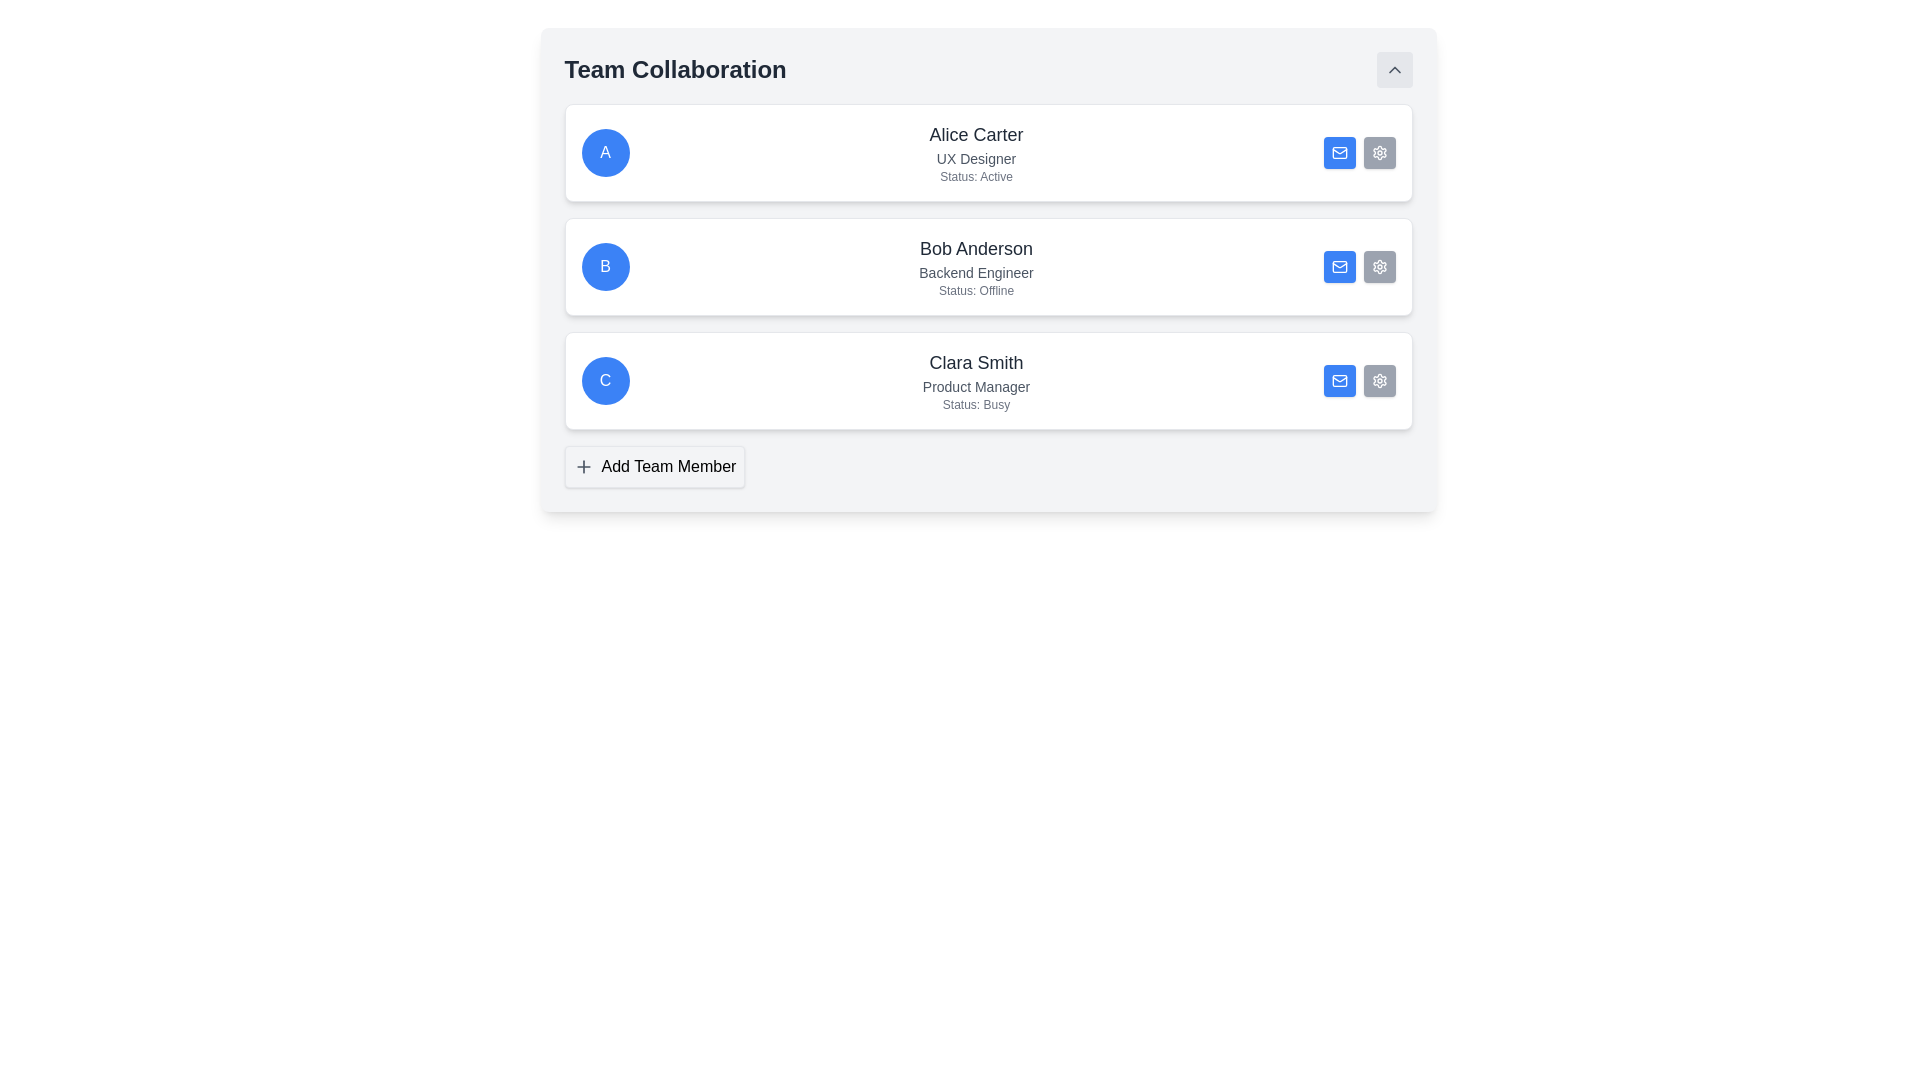 The image size is (1920, 1080). What do you see at coordinates (1339, 381) in the screenshot?
I see `the blue button with a white mail icon located to the left of the gray settings button in the bottom row of team members, next to Clara Smith's name` at bounding box center [1339, 381].